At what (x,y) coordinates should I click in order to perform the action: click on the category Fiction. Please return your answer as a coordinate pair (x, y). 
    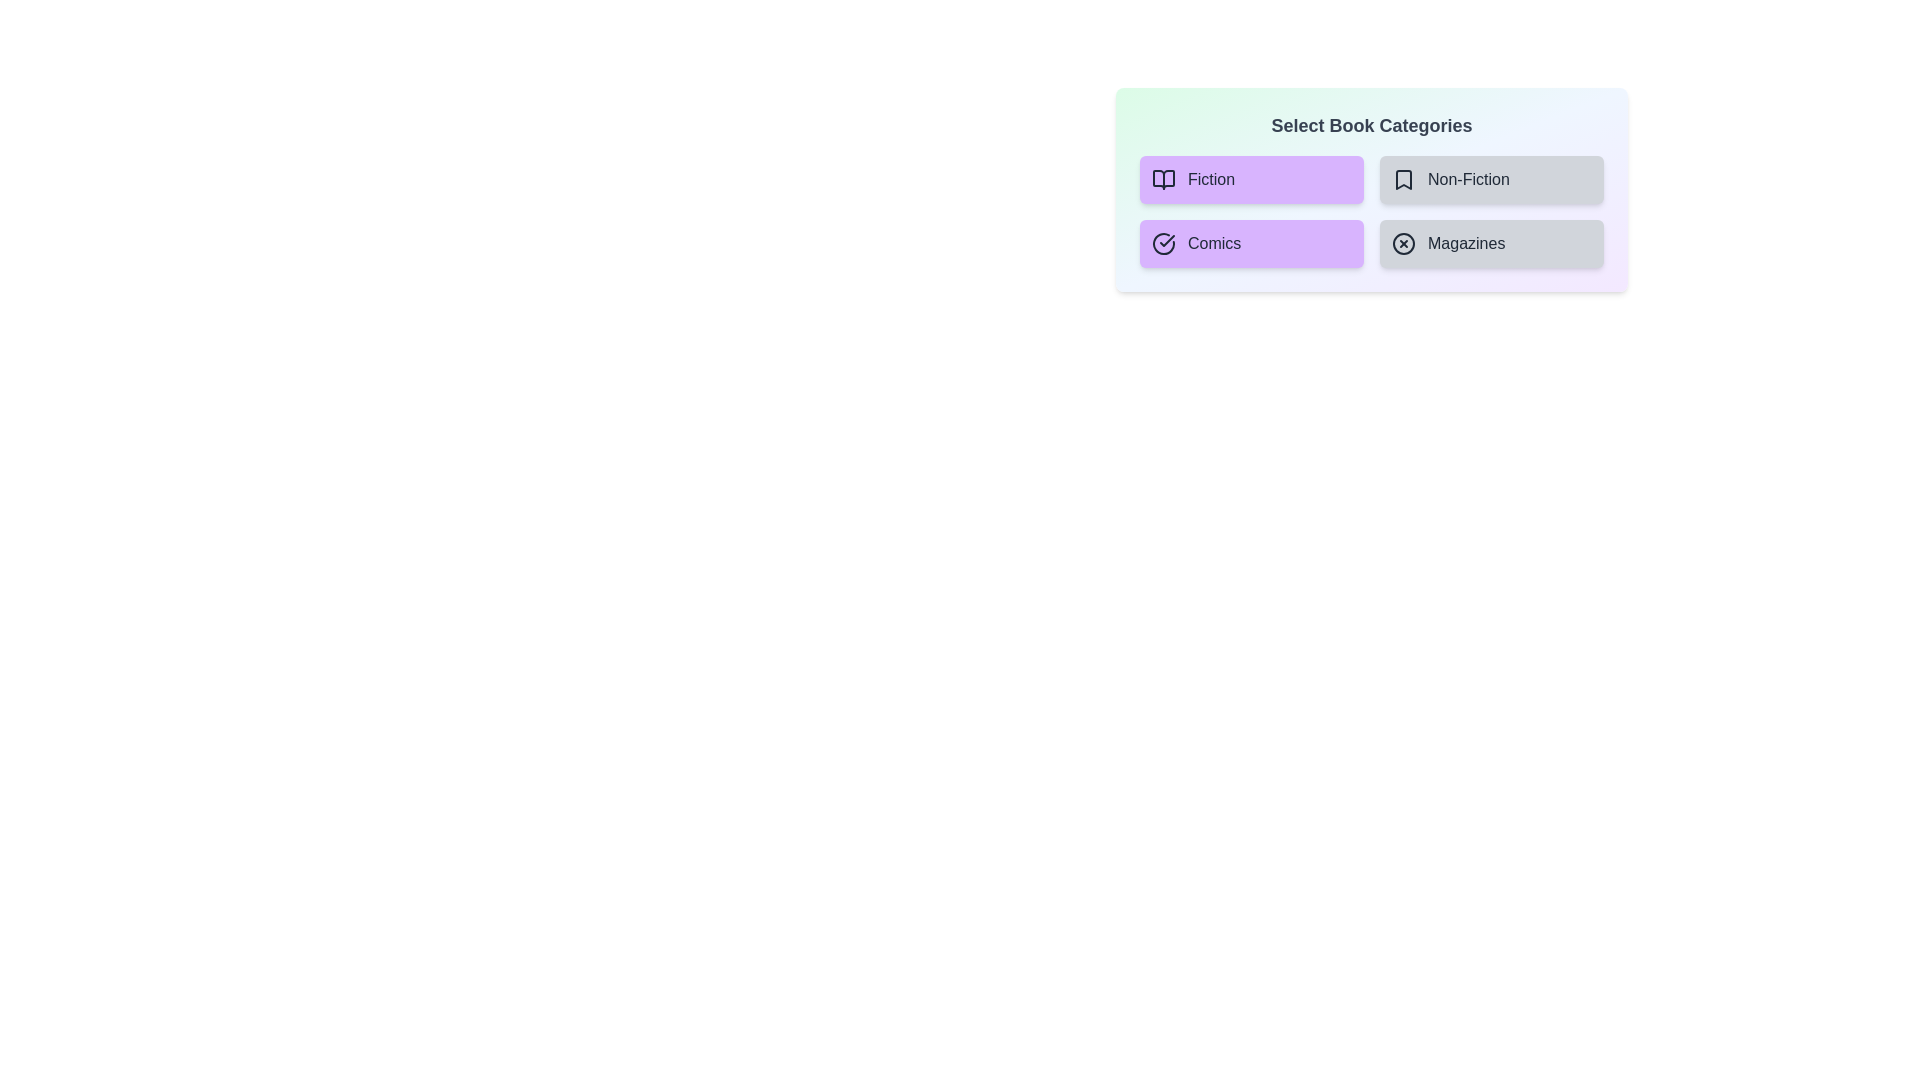
    Looking at the image, I should click on (1251, 180).